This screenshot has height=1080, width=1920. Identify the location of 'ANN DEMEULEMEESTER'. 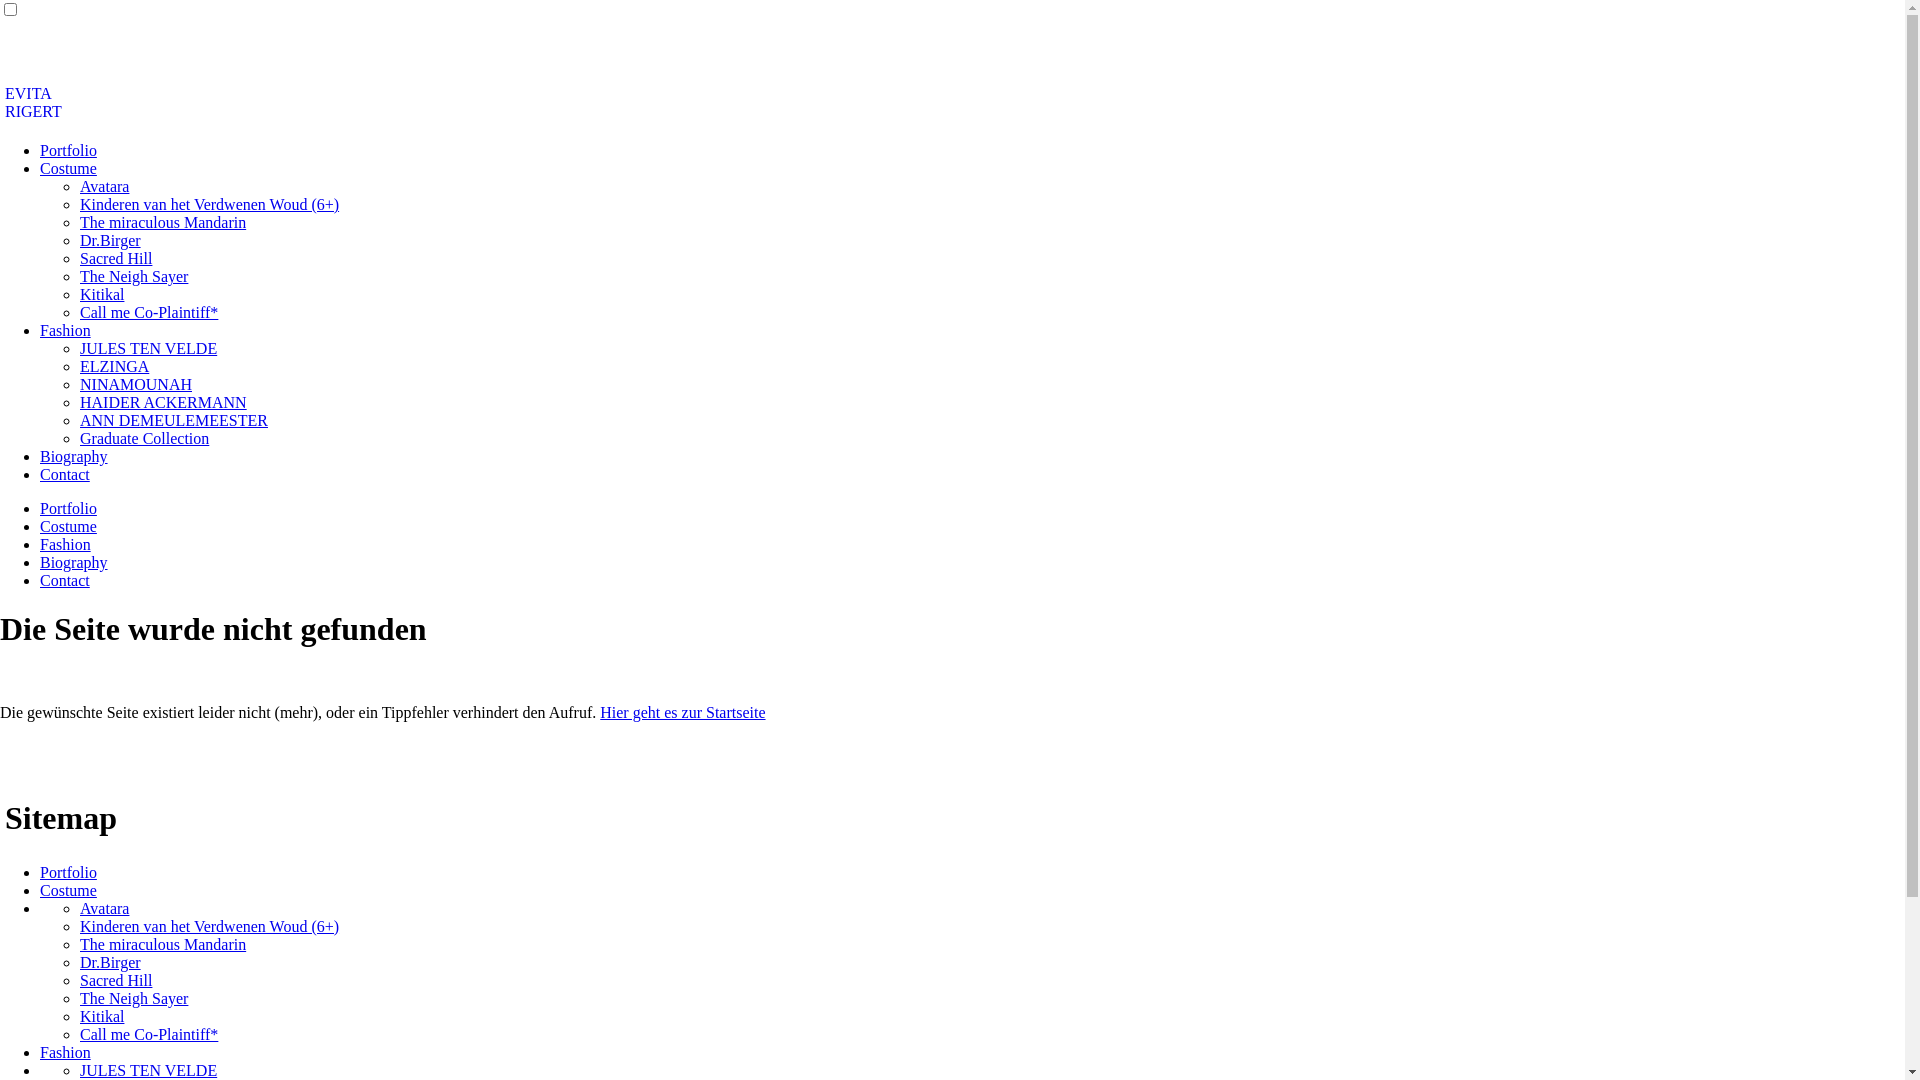
(173, 419).